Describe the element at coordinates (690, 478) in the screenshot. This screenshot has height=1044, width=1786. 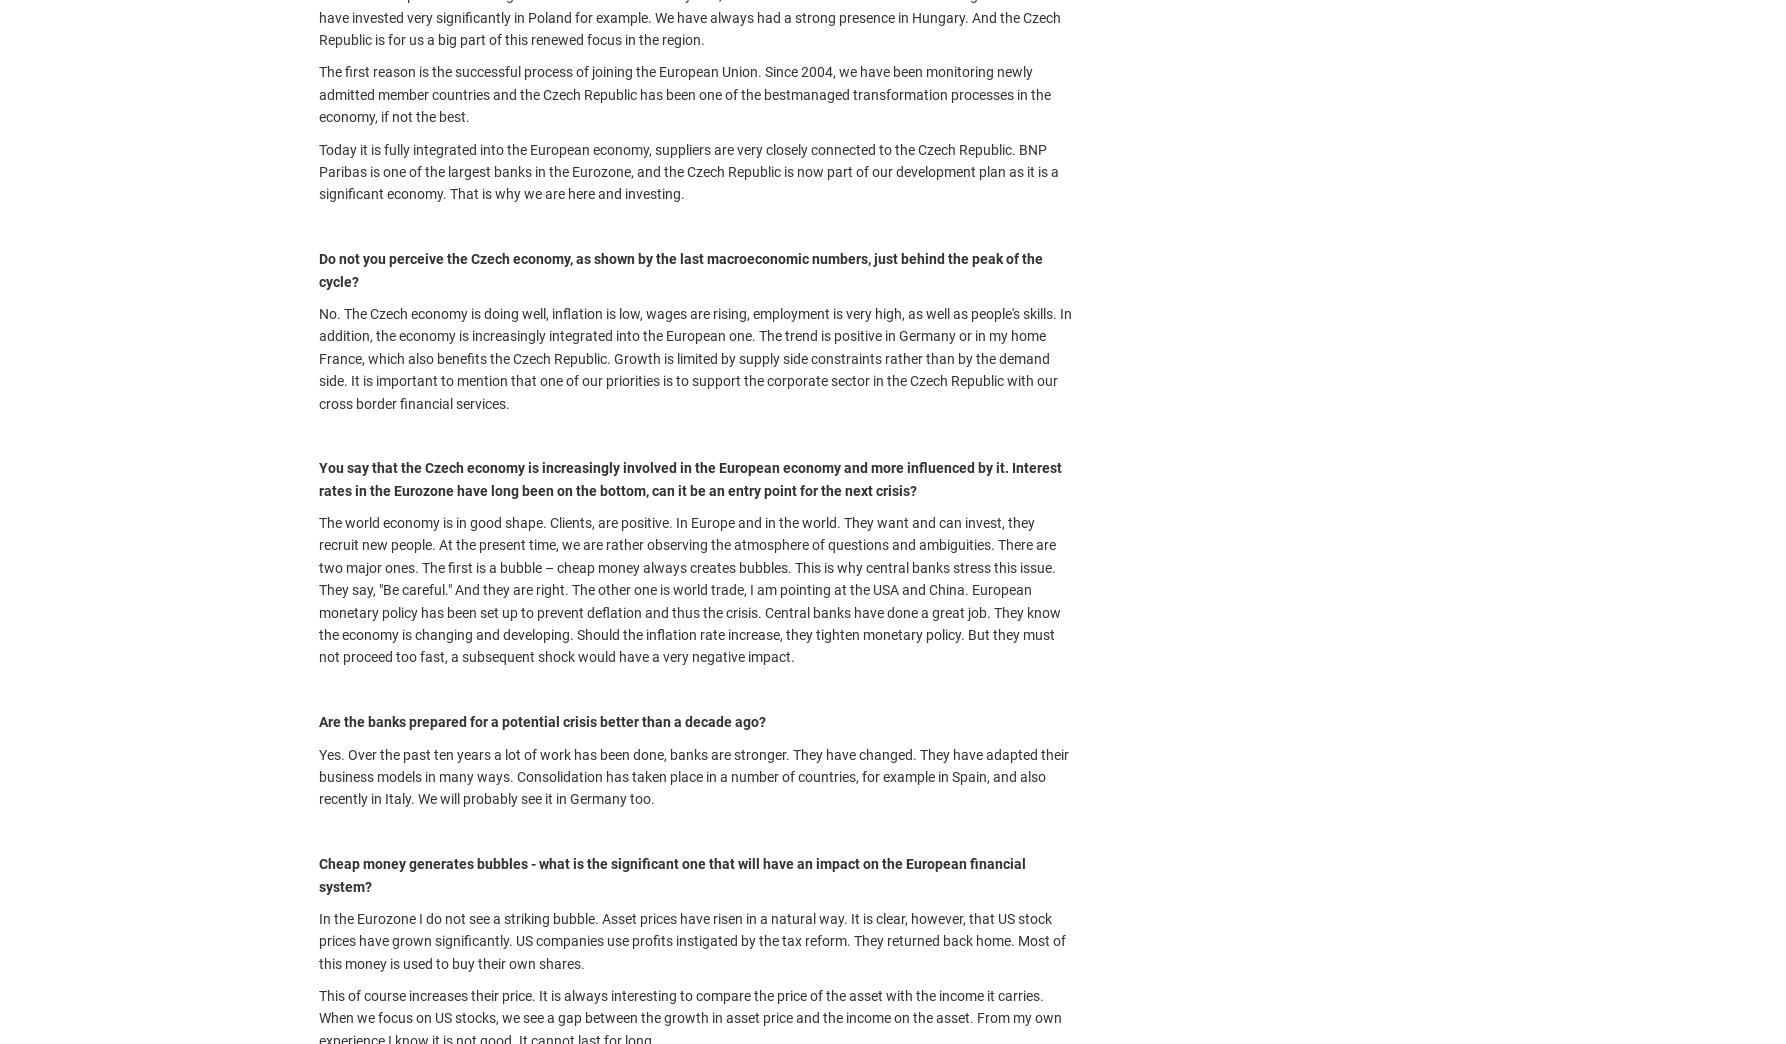
I see `'You say that the Czech economy is increasingly involved in the European economy and more influenced by it. Interest rates in the Eurozone have long been on the bottom, can it be an entry point for the next crisis?'` at that location.